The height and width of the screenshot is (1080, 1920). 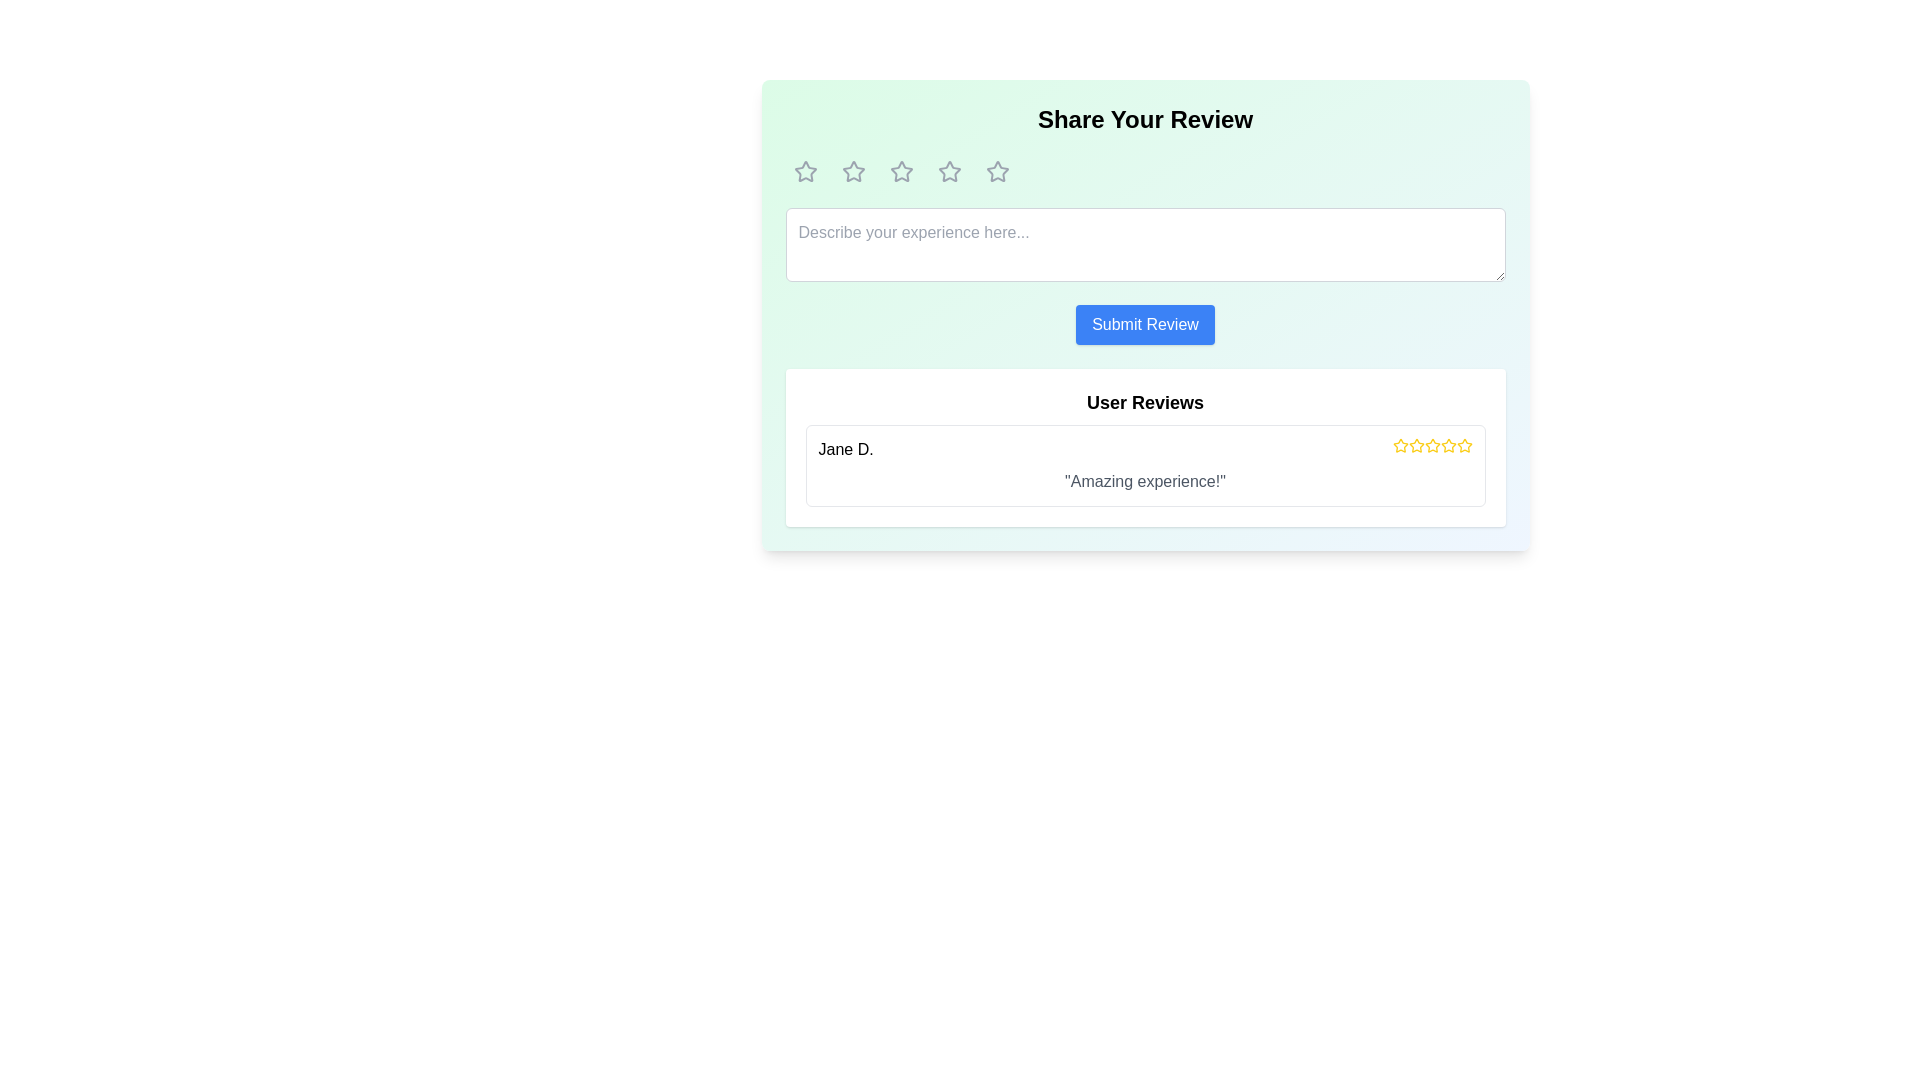 I want to click on the last yellow star icon in the 'User Reviews' section, so click(x=1464, y=445).